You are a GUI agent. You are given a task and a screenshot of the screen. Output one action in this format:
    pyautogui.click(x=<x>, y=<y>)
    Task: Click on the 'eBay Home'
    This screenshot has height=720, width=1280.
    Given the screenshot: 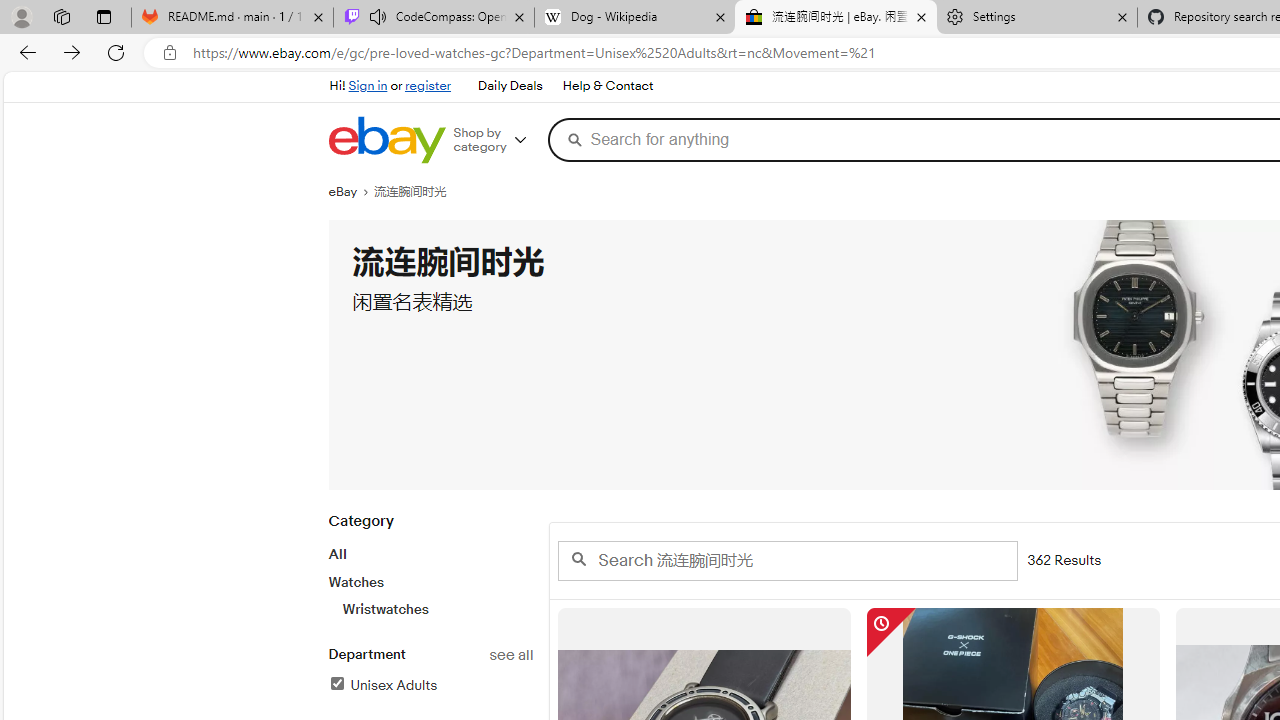 What is the action you would take?
    pyautogui.click(x=386, y=139)
    